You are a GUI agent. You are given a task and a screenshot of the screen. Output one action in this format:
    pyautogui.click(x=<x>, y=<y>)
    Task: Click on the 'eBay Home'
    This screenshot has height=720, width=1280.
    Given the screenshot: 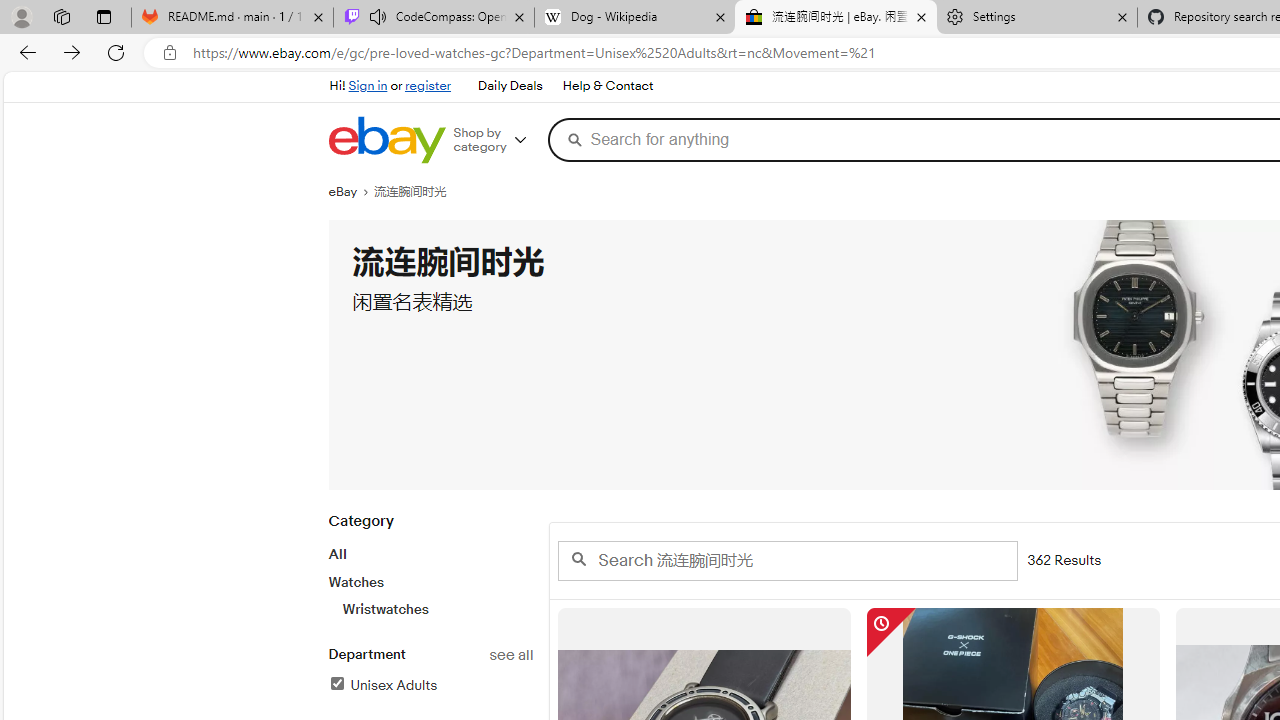 What is the action you would take?
    pyautogui.click(x=386, y=139)
    